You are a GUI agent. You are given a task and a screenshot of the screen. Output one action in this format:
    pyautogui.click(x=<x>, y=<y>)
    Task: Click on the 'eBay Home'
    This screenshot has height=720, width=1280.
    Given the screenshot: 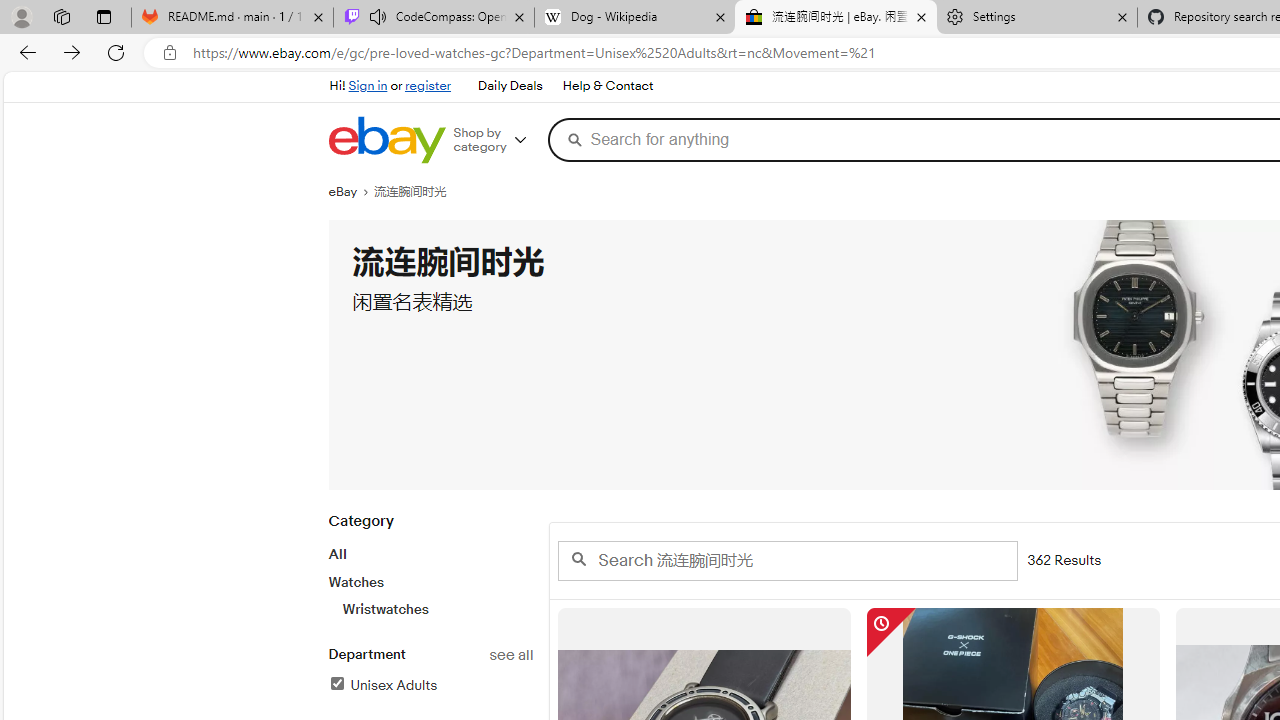 What is the action you would take?
    pyautogui.click(x=386, y=139)
    